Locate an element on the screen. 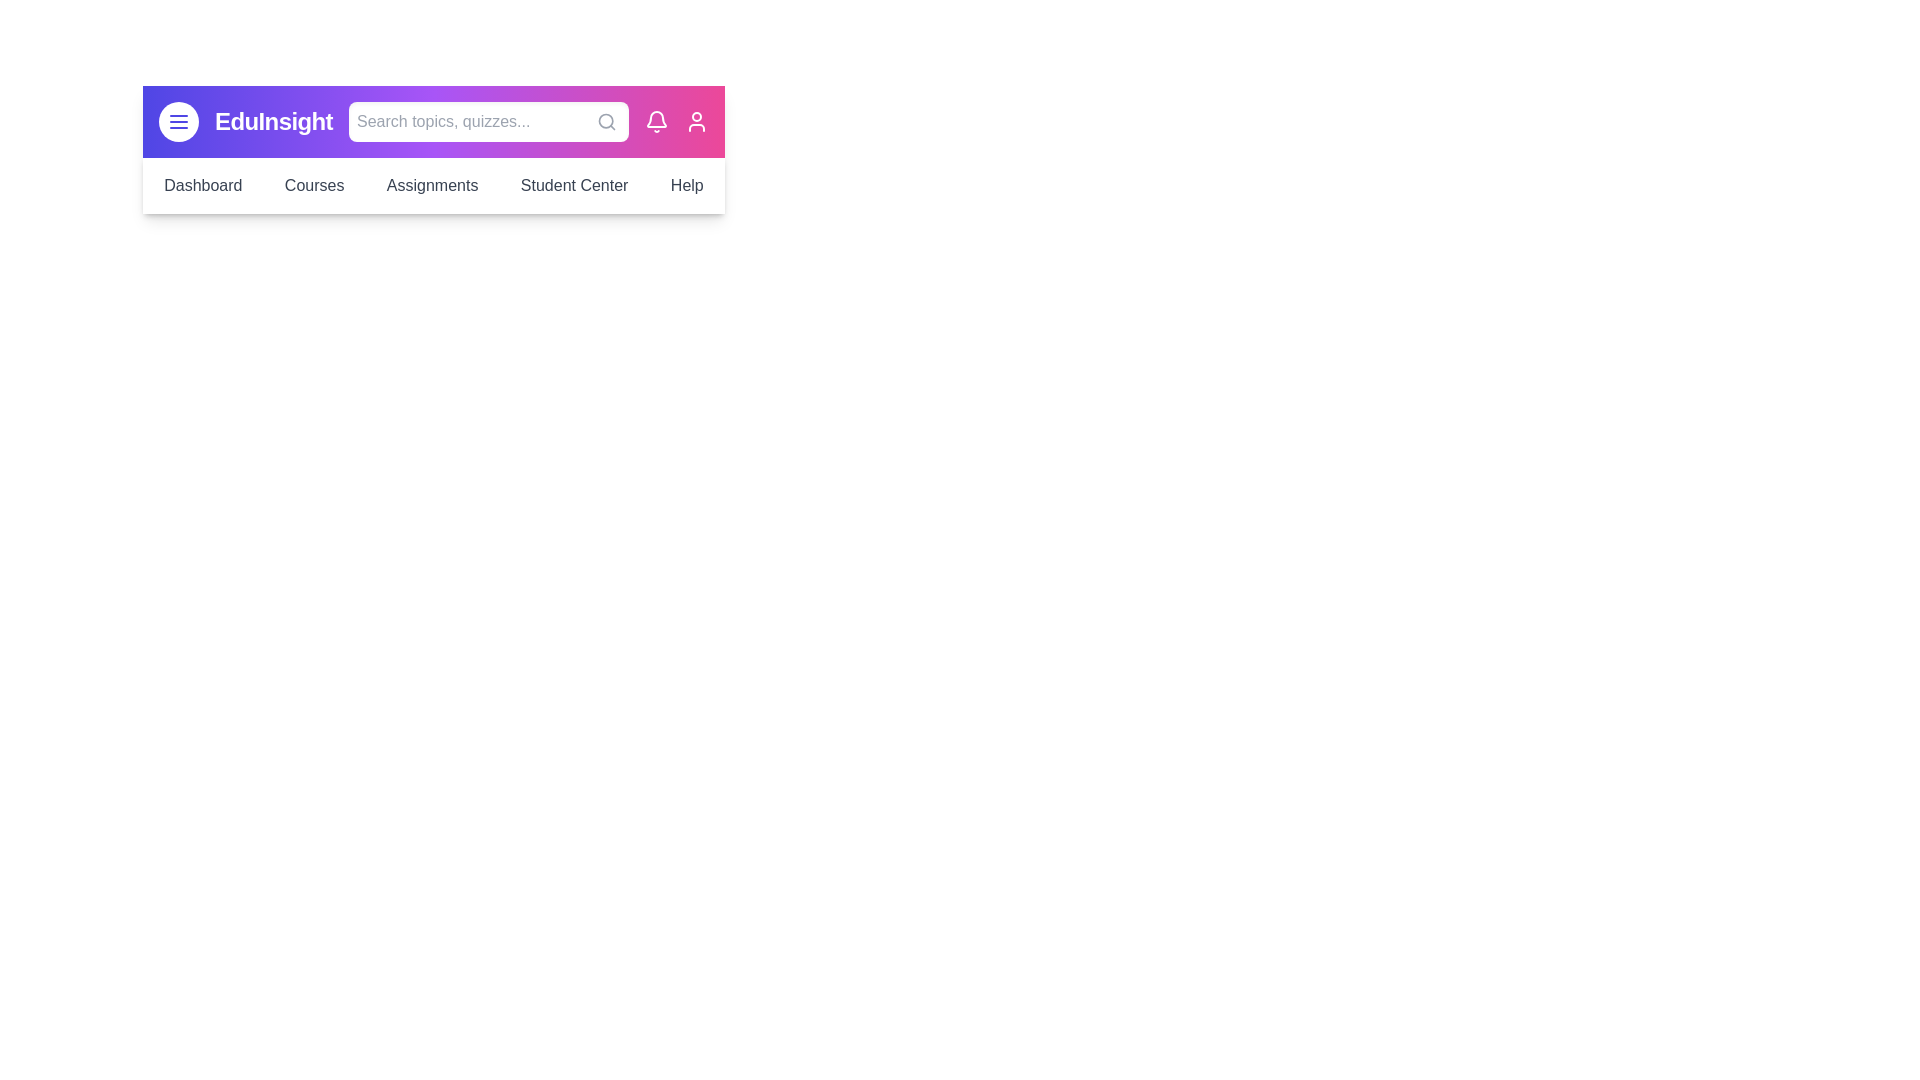 Image resolution: width=1920 pixels, height=1080 pixels. the menu item Help to navigate to the corresponding section is located at coordinates (686, 185).